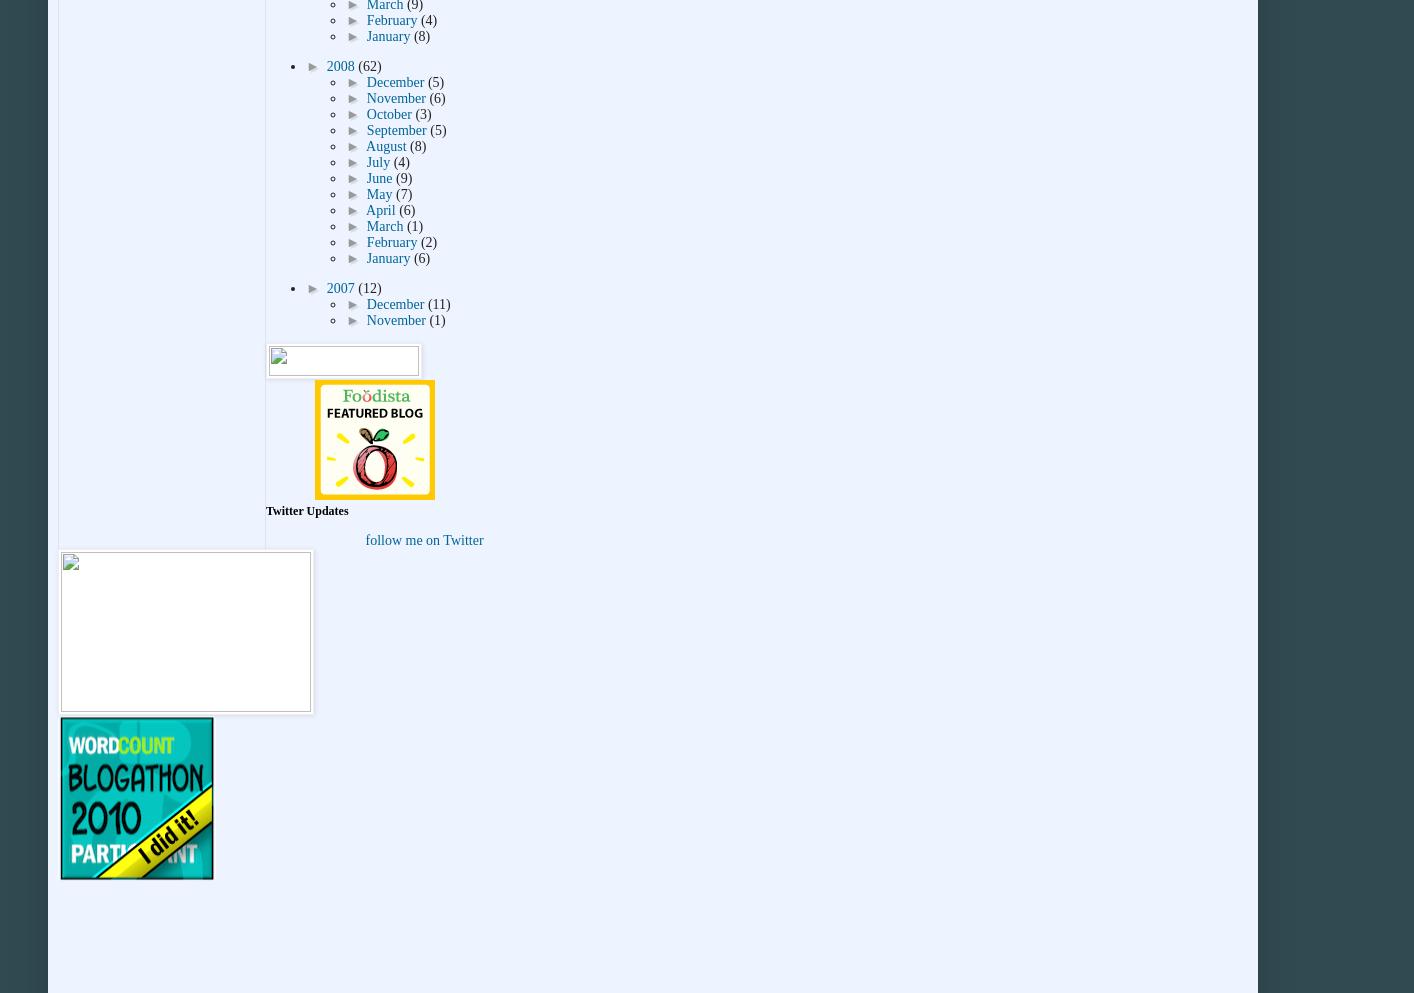  I want to click on 'March', so click(386, 226).